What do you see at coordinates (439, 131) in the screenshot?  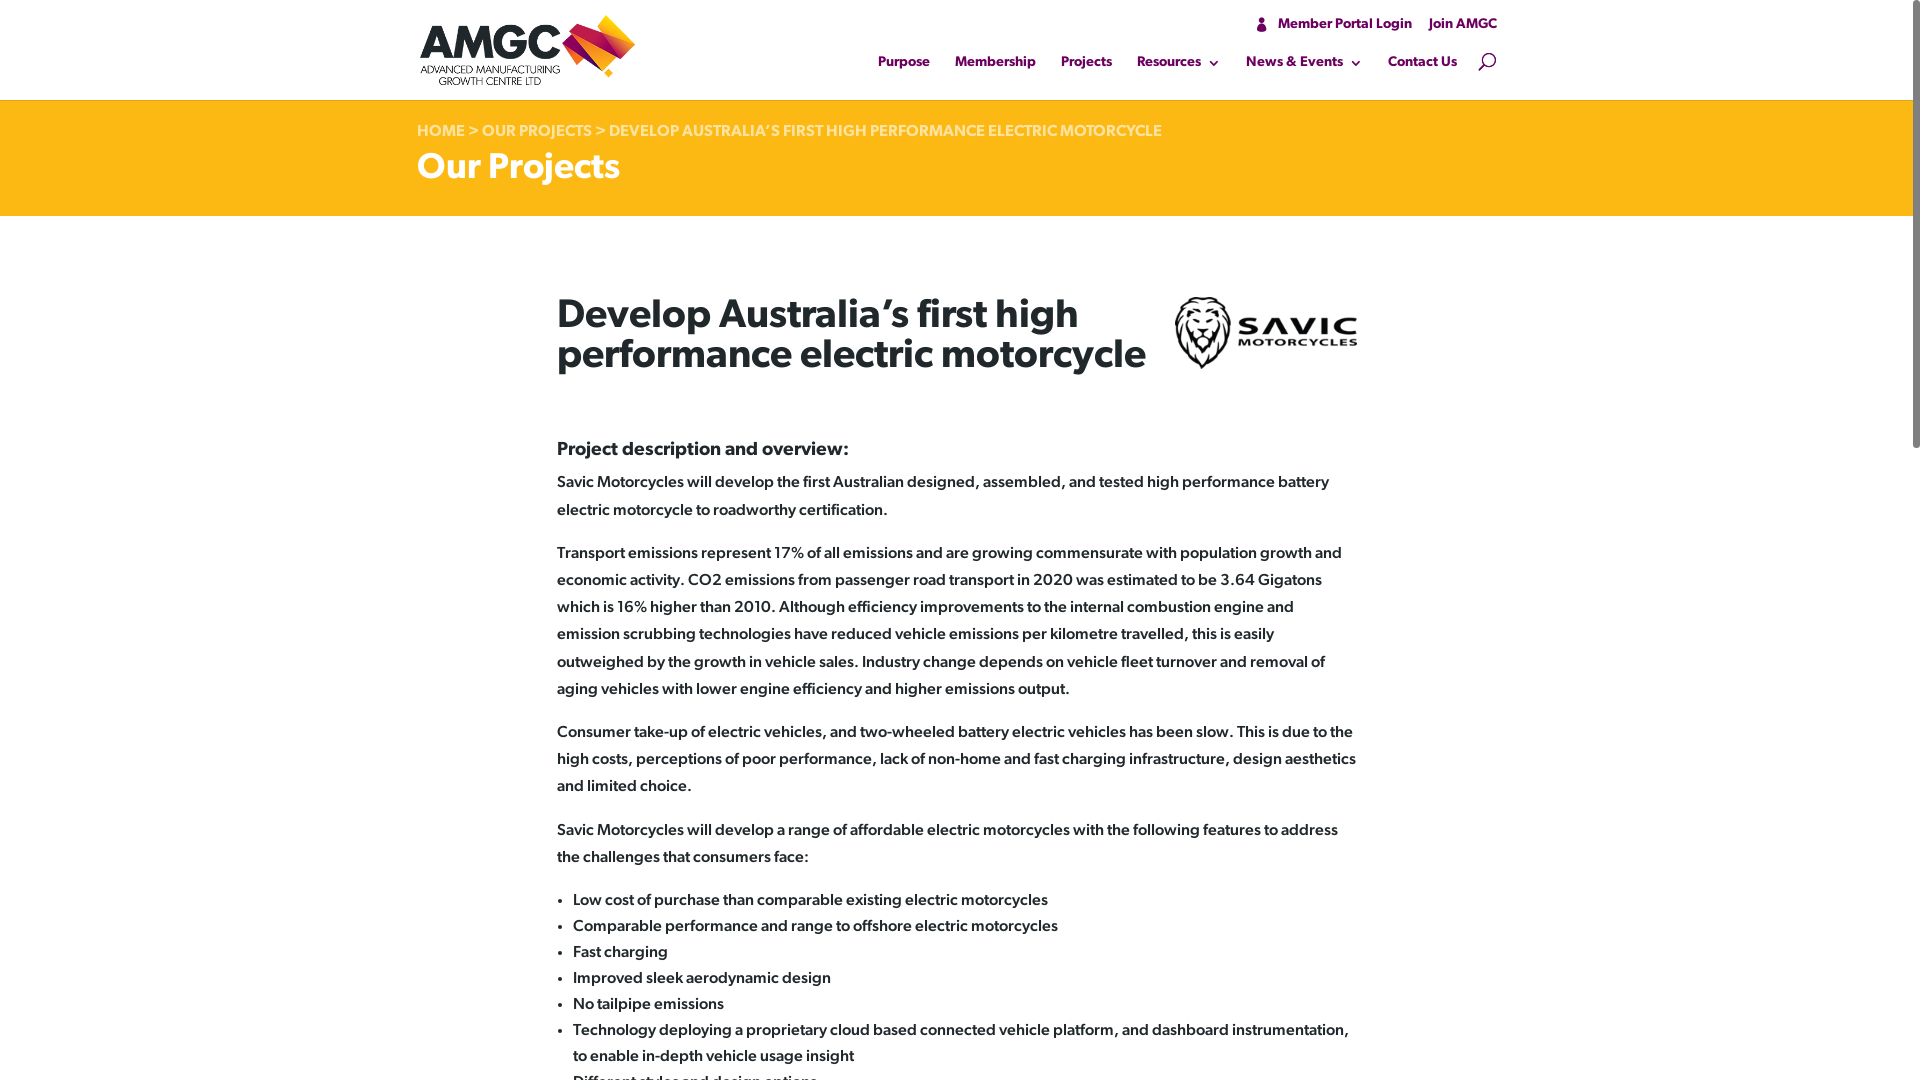 I see `'HOME'` at bounding box center [439, 131].